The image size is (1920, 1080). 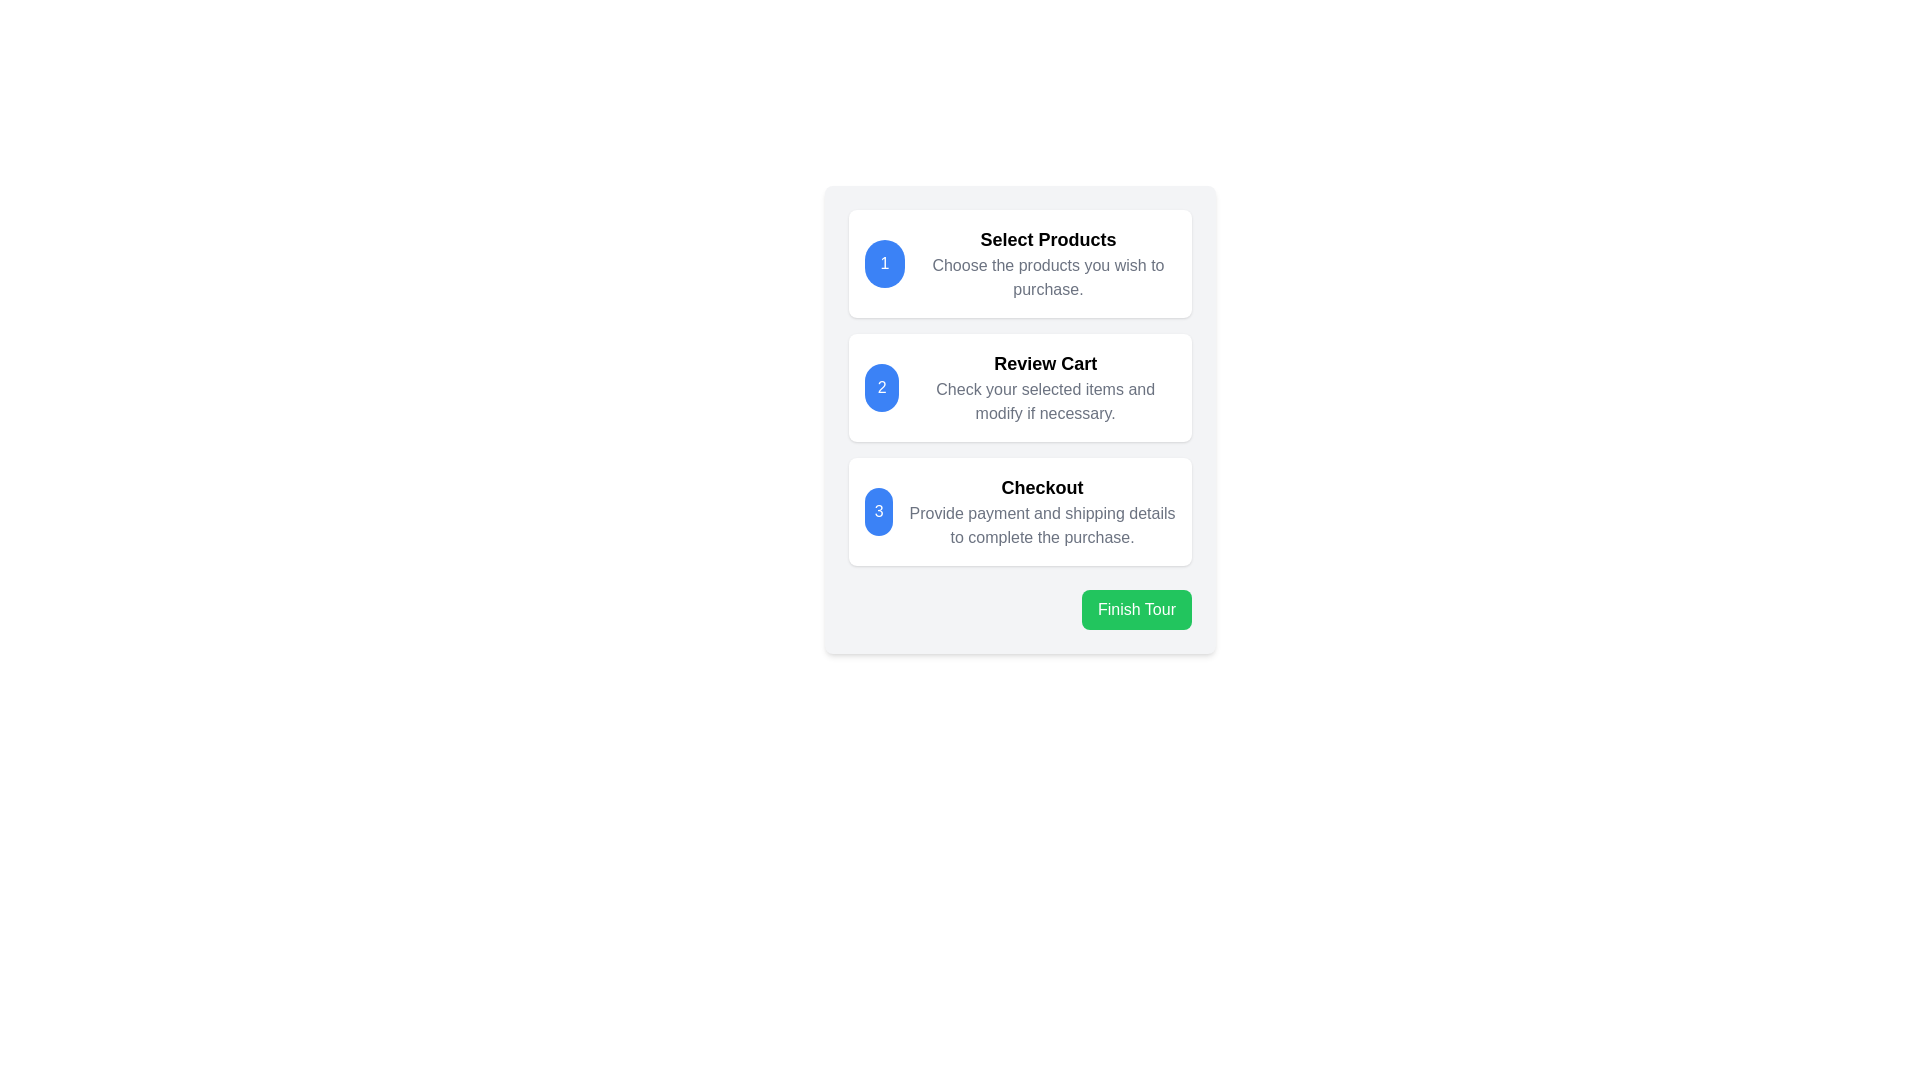 What do you see at coordinates (1047, 238) in the screenshot?
I see `the text label that serves as the title for the first step in the selection and purchasing process, positioned above the description 'Choose the products you wish to purchase.'` at bounding box center [1047, 238].